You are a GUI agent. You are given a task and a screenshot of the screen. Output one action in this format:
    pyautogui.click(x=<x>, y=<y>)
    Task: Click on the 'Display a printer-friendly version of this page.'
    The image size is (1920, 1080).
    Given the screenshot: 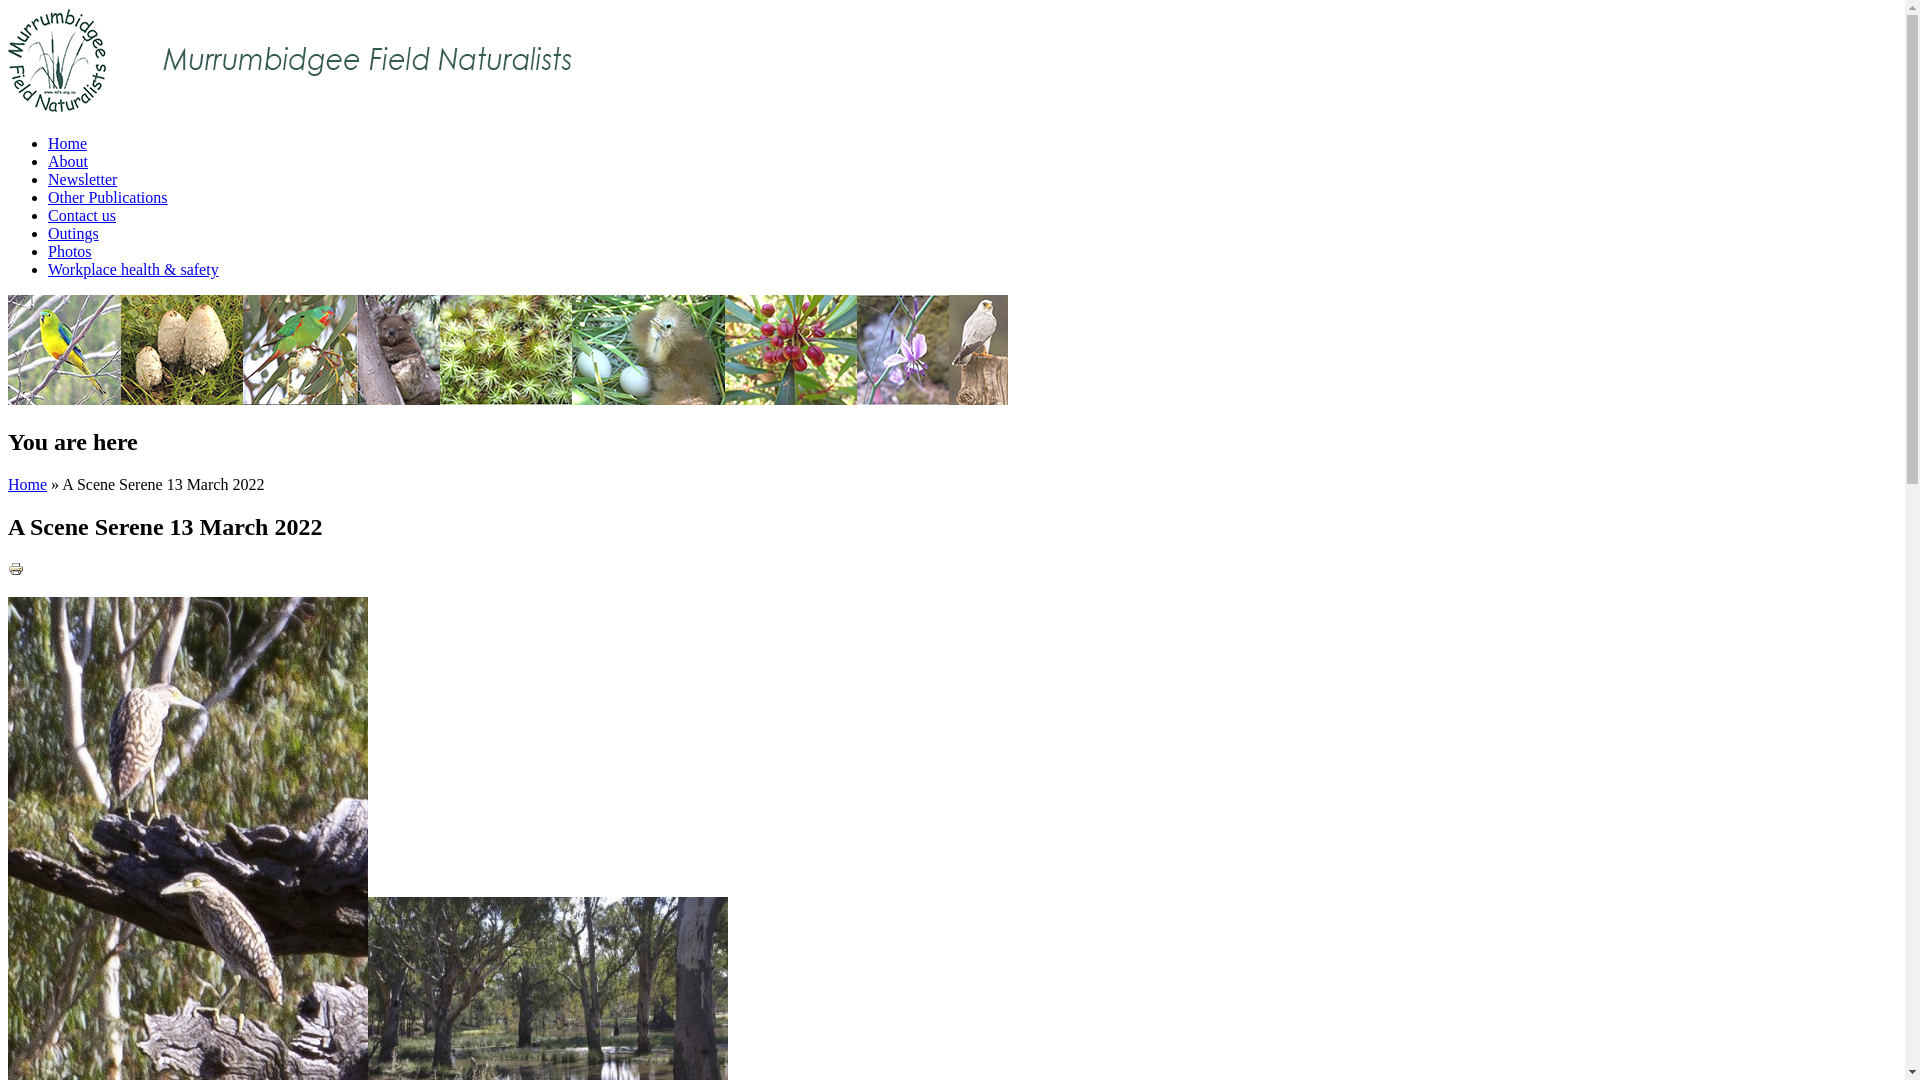 What is the action you would take?
    pyautogui.click(x=8, y=571)
    